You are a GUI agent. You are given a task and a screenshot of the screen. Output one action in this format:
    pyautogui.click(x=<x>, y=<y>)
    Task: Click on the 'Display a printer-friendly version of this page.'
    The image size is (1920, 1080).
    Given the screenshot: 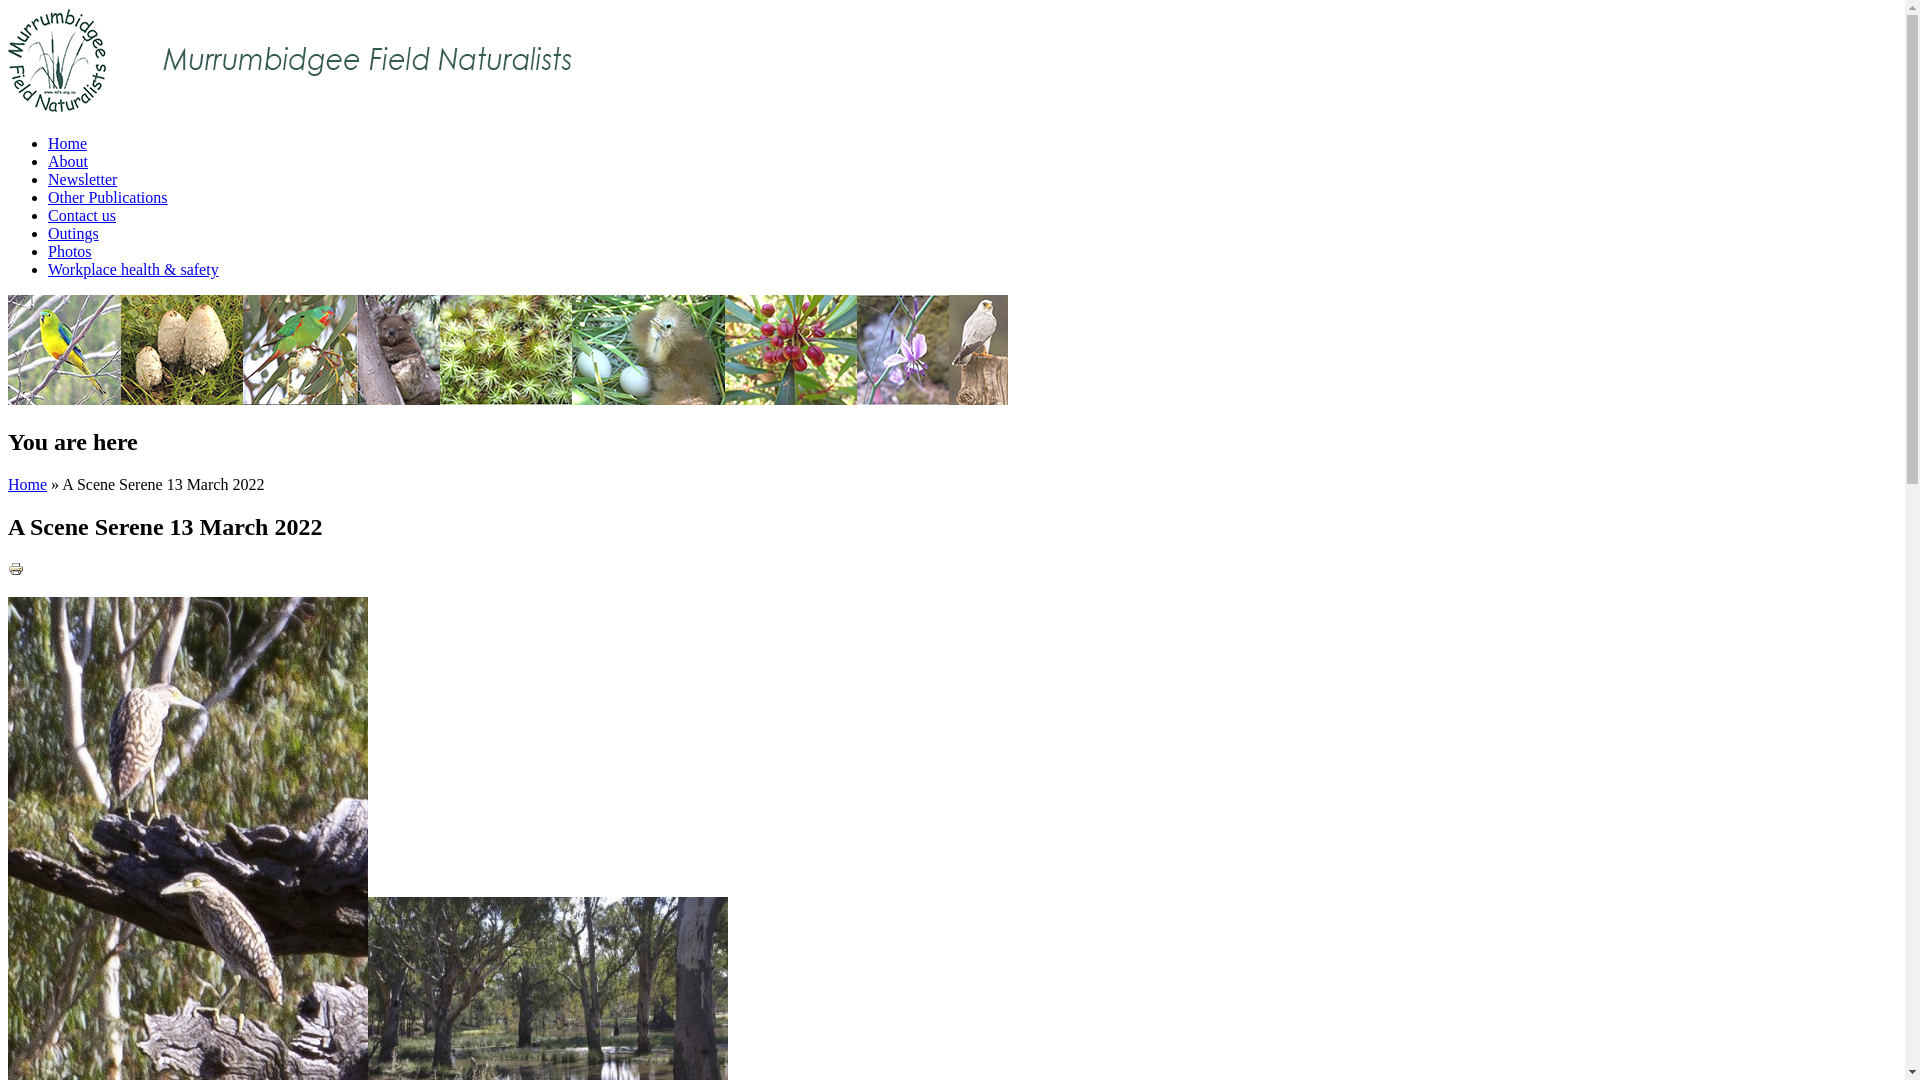 What is the action you would take?
    pyautogui.click(x=8, y=571)
    